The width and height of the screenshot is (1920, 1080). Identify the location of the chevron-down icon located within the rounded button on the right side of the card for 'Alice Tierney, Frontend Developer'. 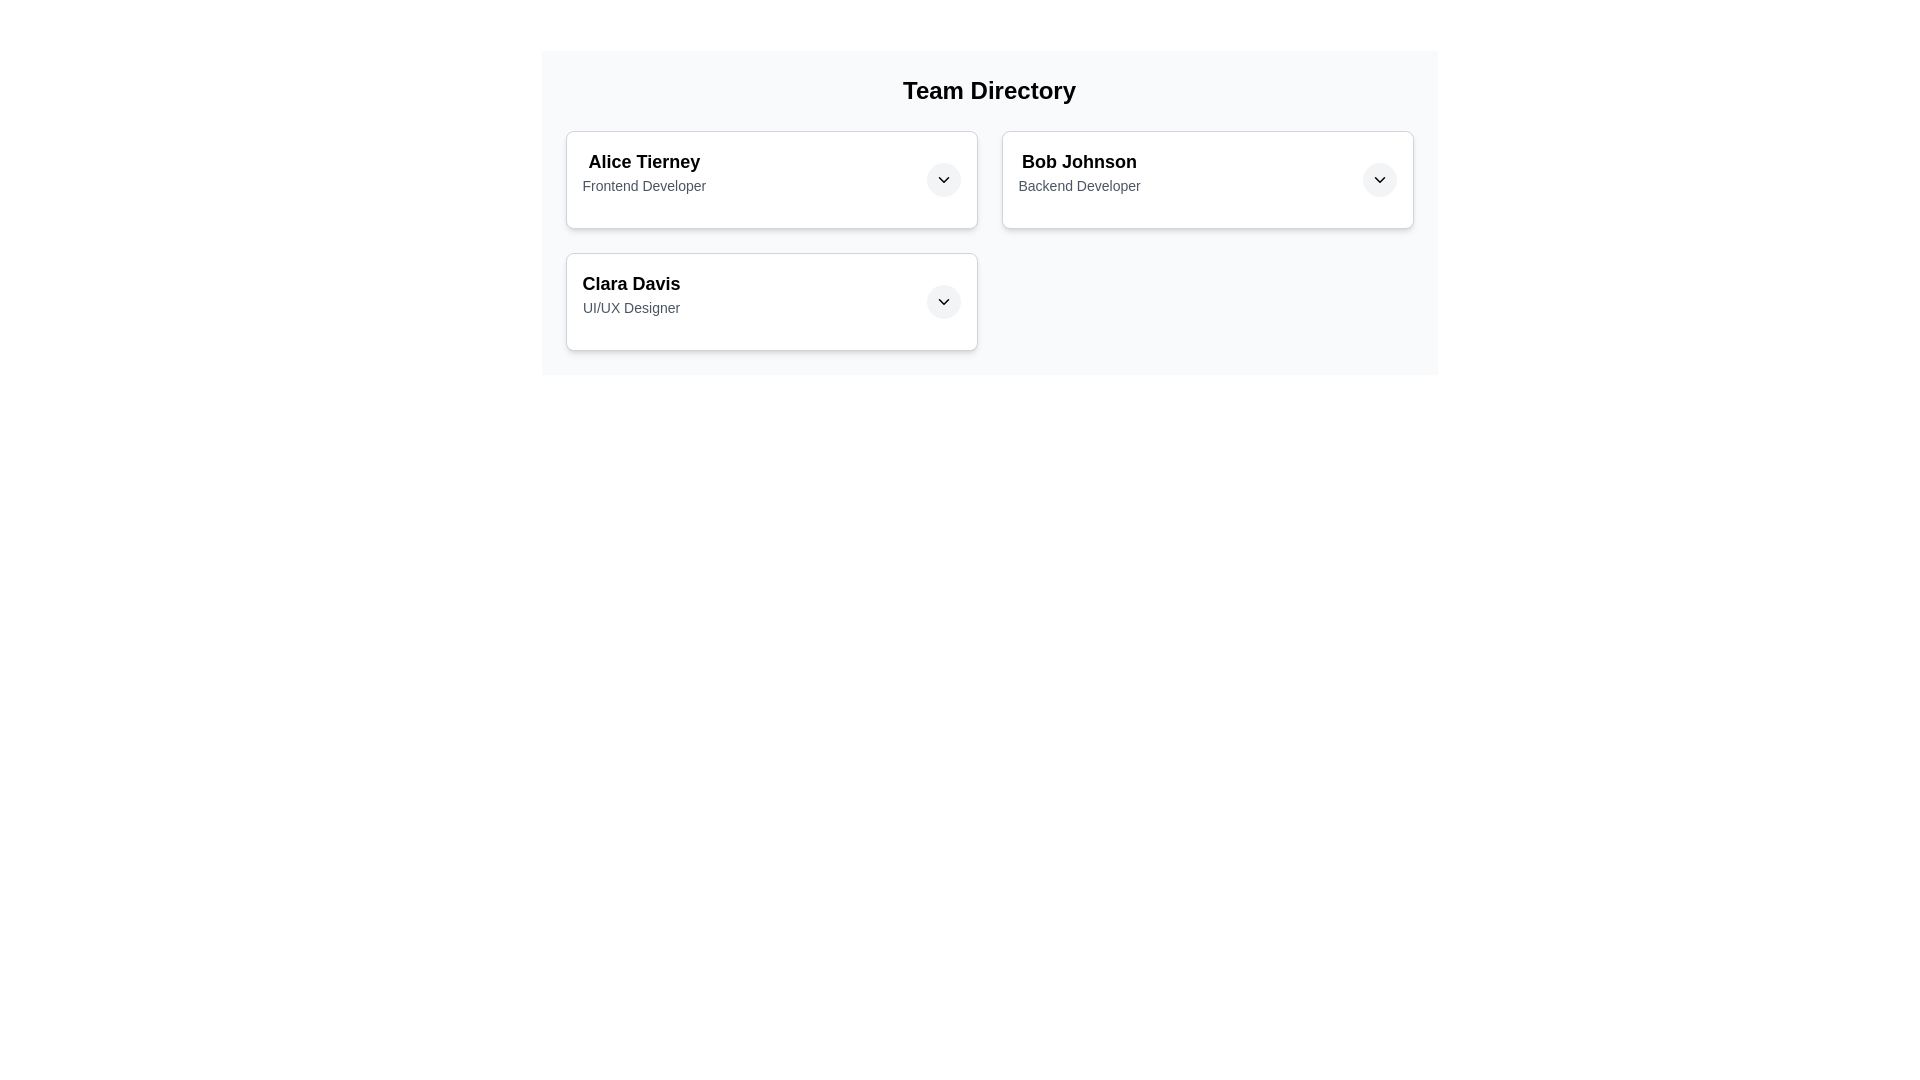
(942, 180).